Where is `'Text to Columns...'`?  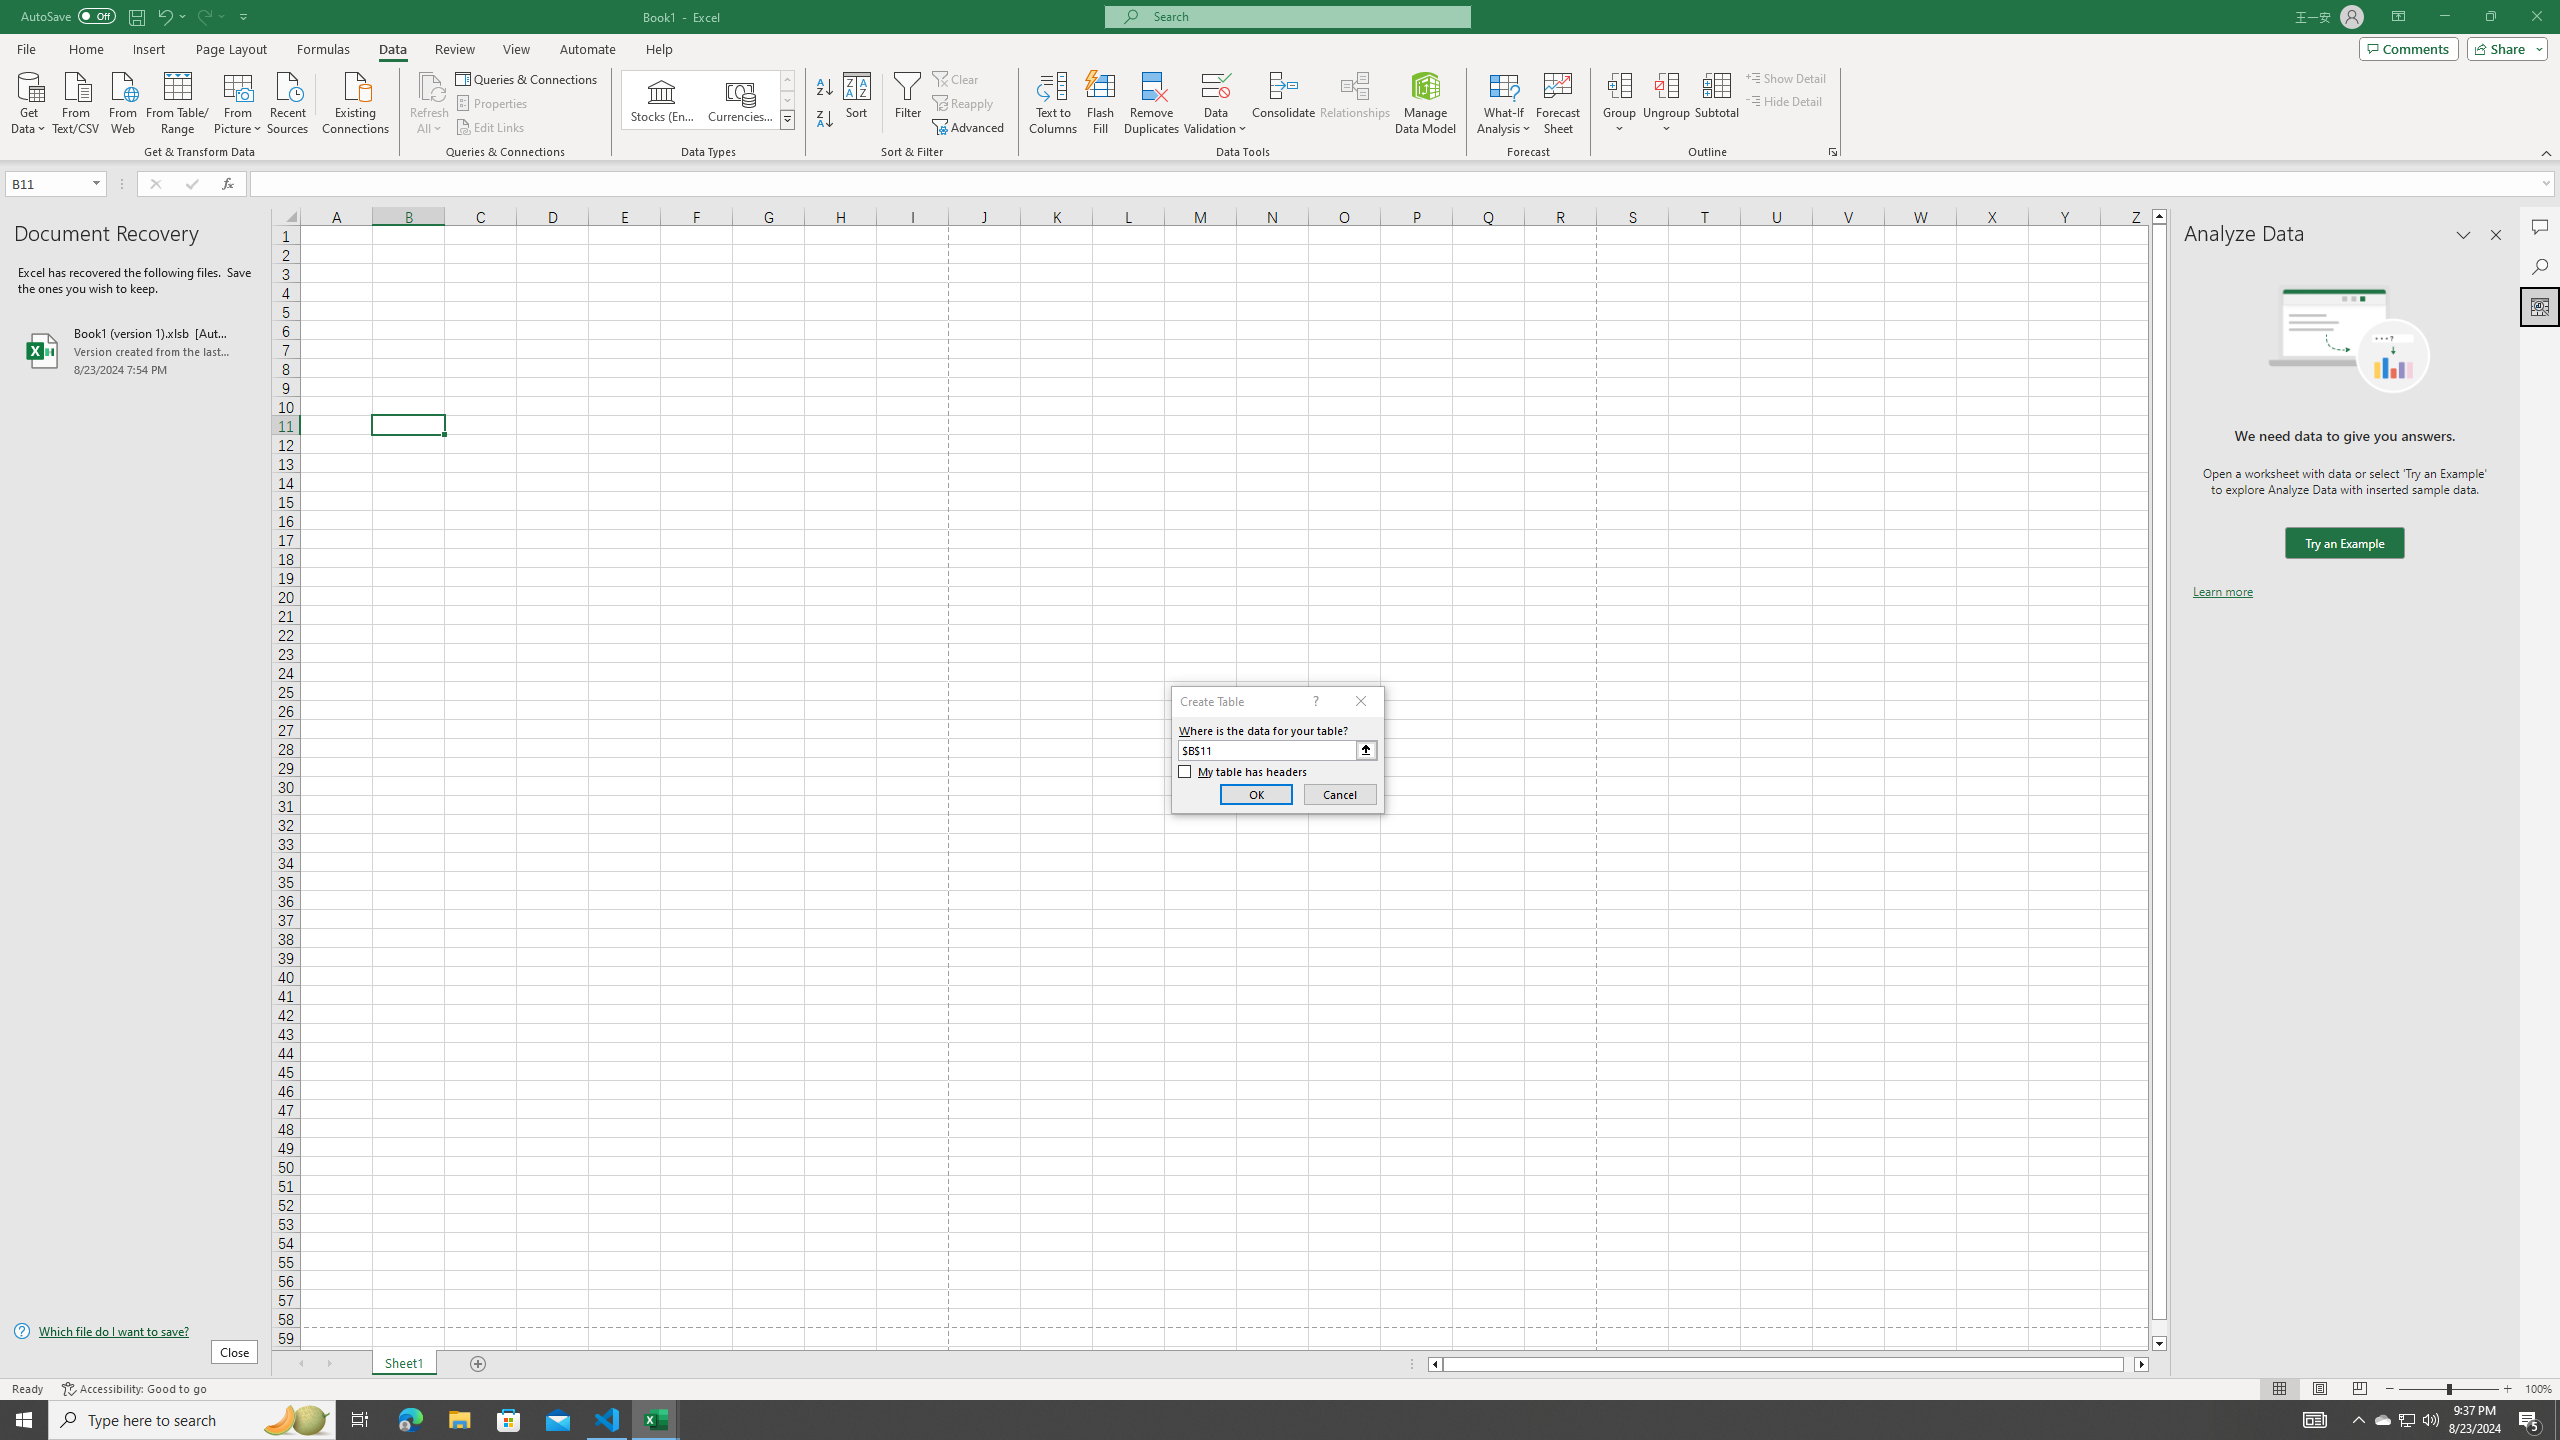 'Text to Columns...' is located at coordinates (1052, 103).